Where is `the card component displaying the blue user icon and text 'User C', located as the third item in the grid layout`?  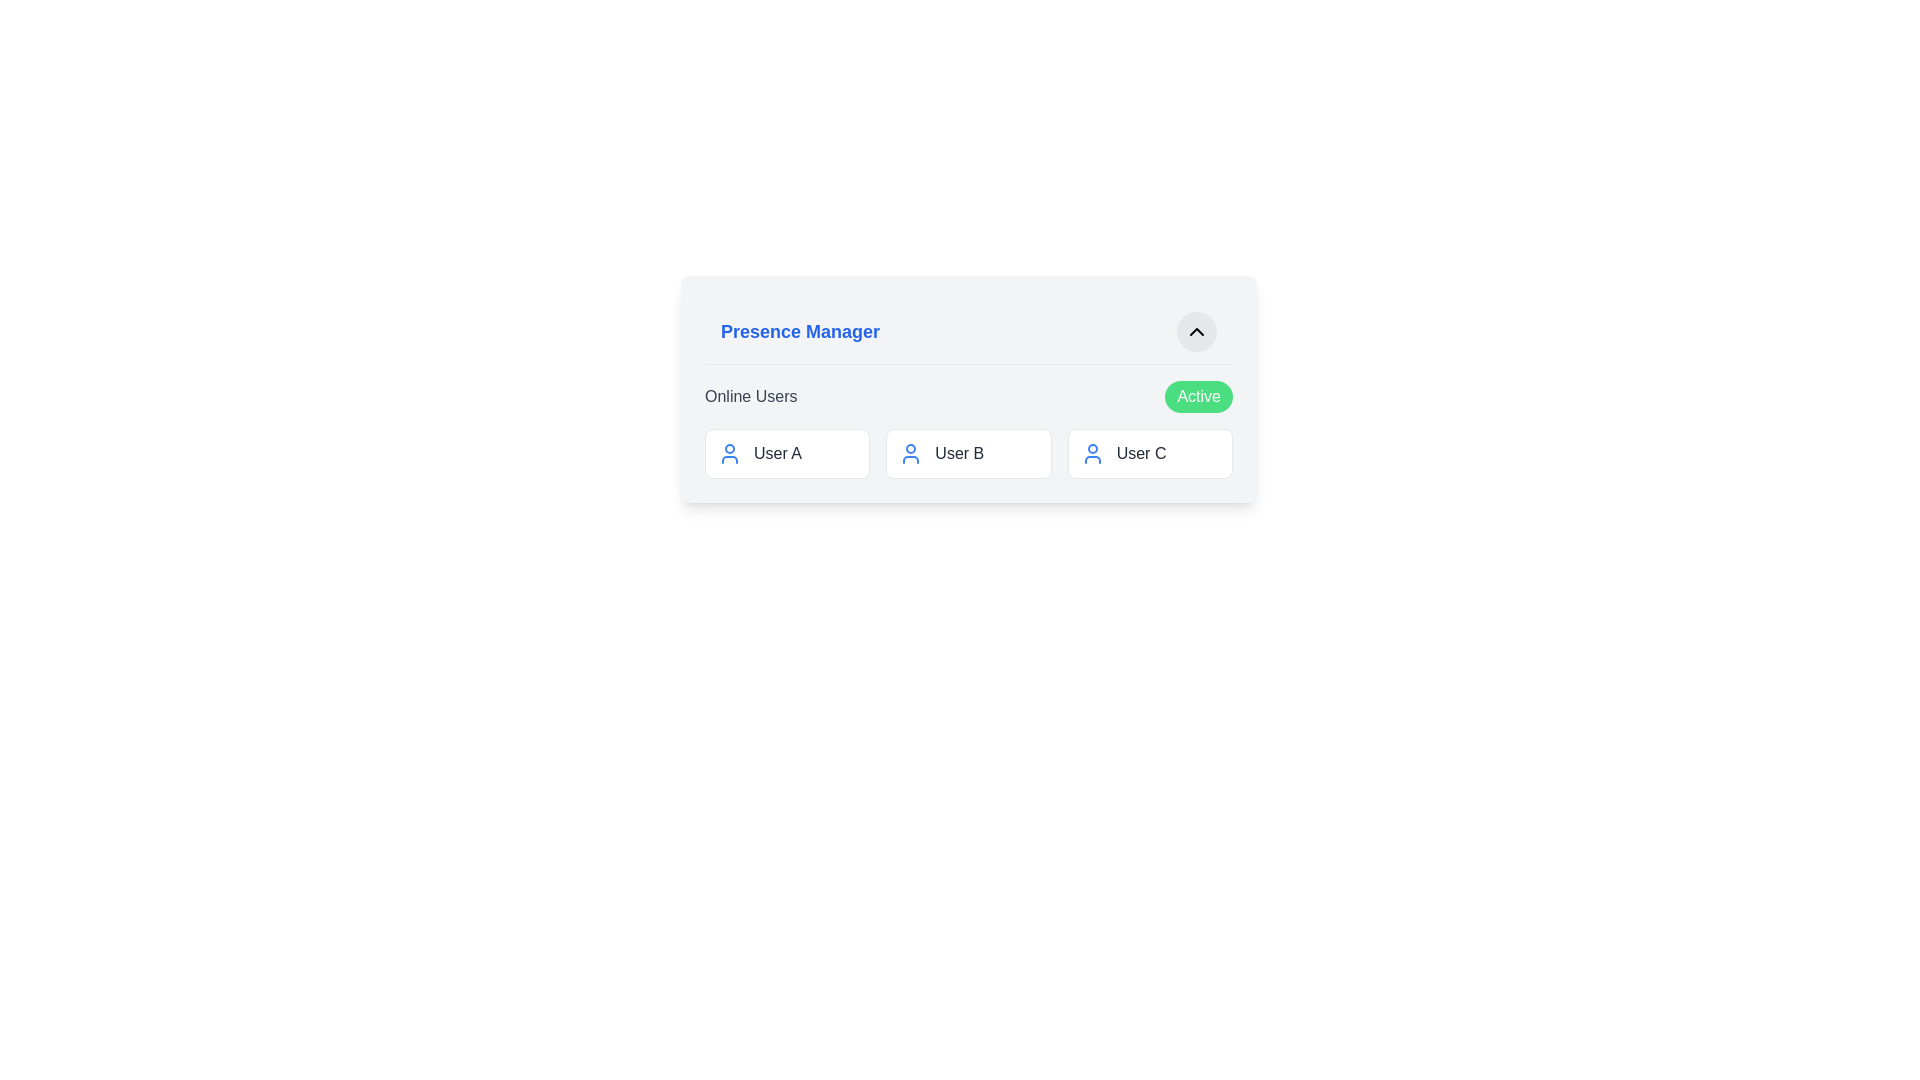
the card component displaying the blue user icon and text 'User C', located as the third item in the grid layout is located at coordinates (1150, 454).